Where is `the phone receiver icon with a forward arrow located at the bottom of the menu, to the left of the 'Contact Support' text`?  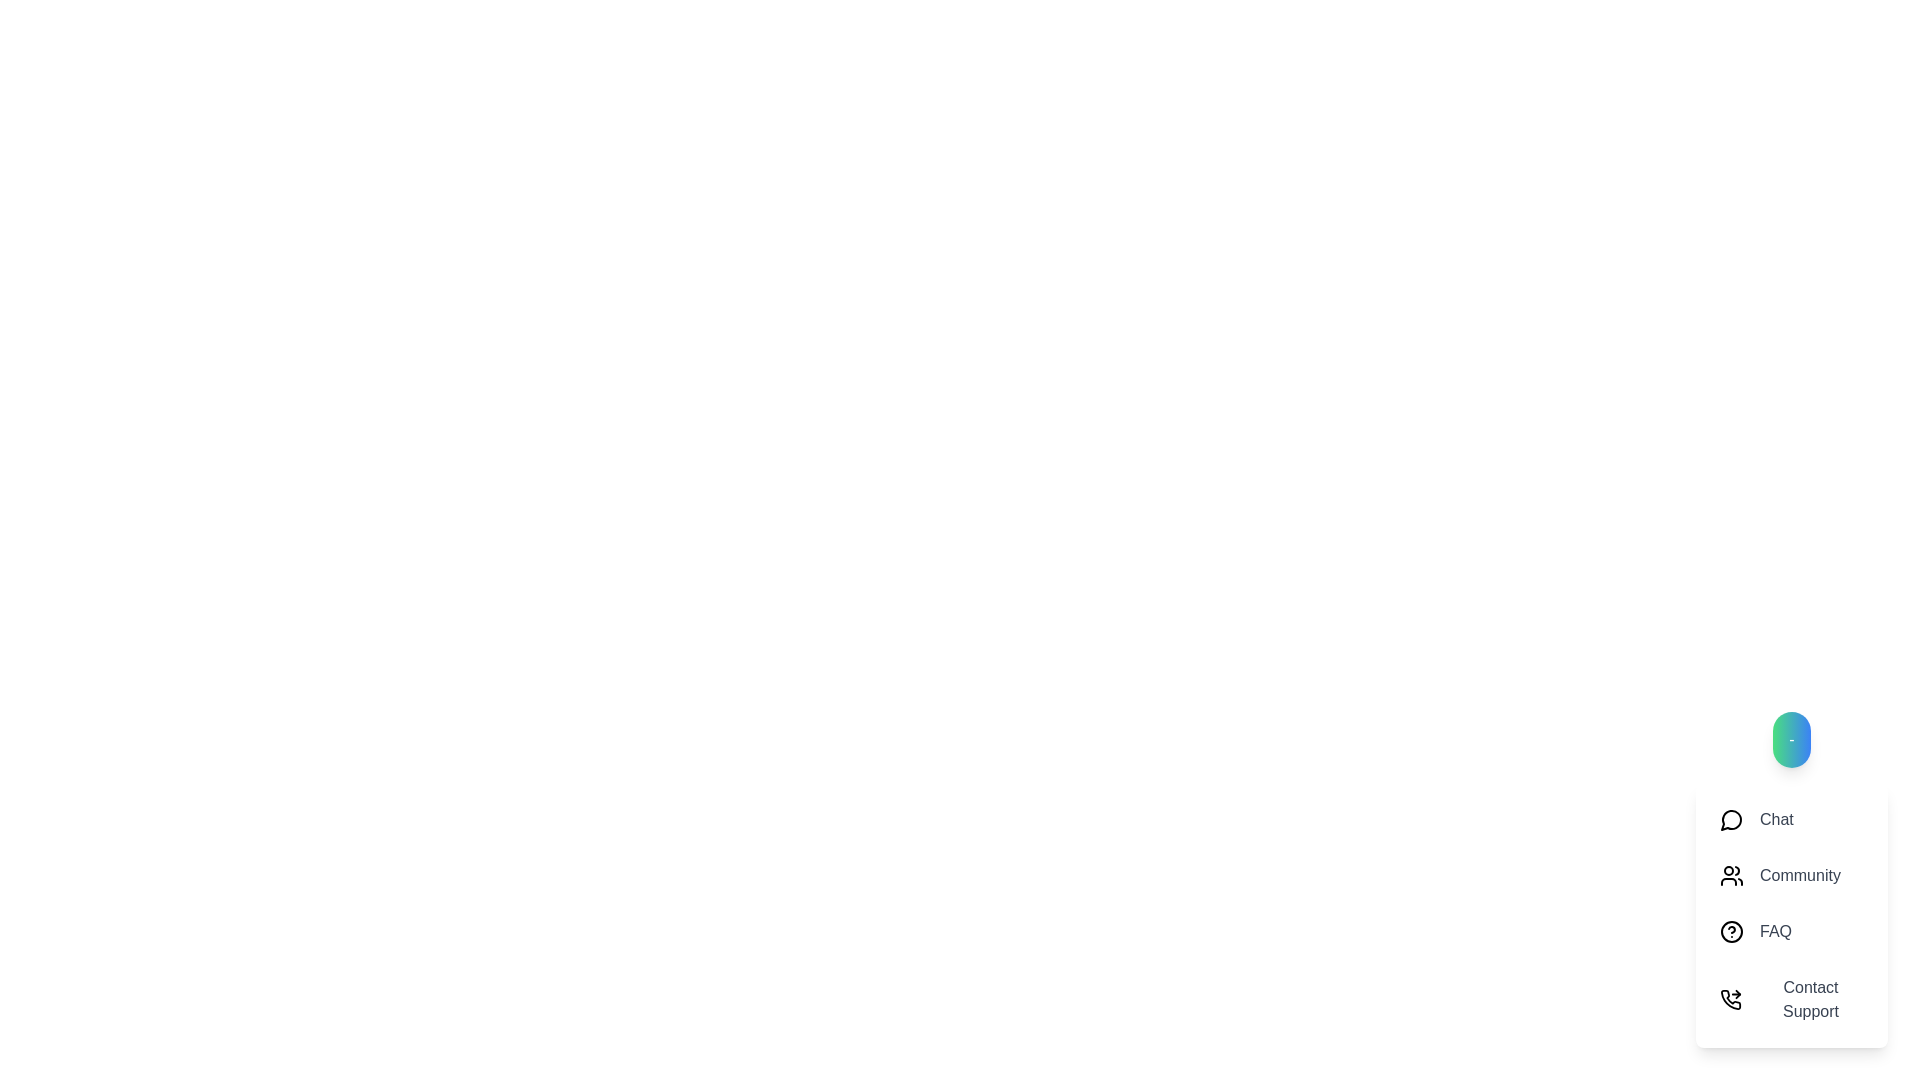 the phone receiver icon with a forward arrow located at the bottom of the menu, to the left of the 'Contact Support' text is located at coordinates (1730, 999).